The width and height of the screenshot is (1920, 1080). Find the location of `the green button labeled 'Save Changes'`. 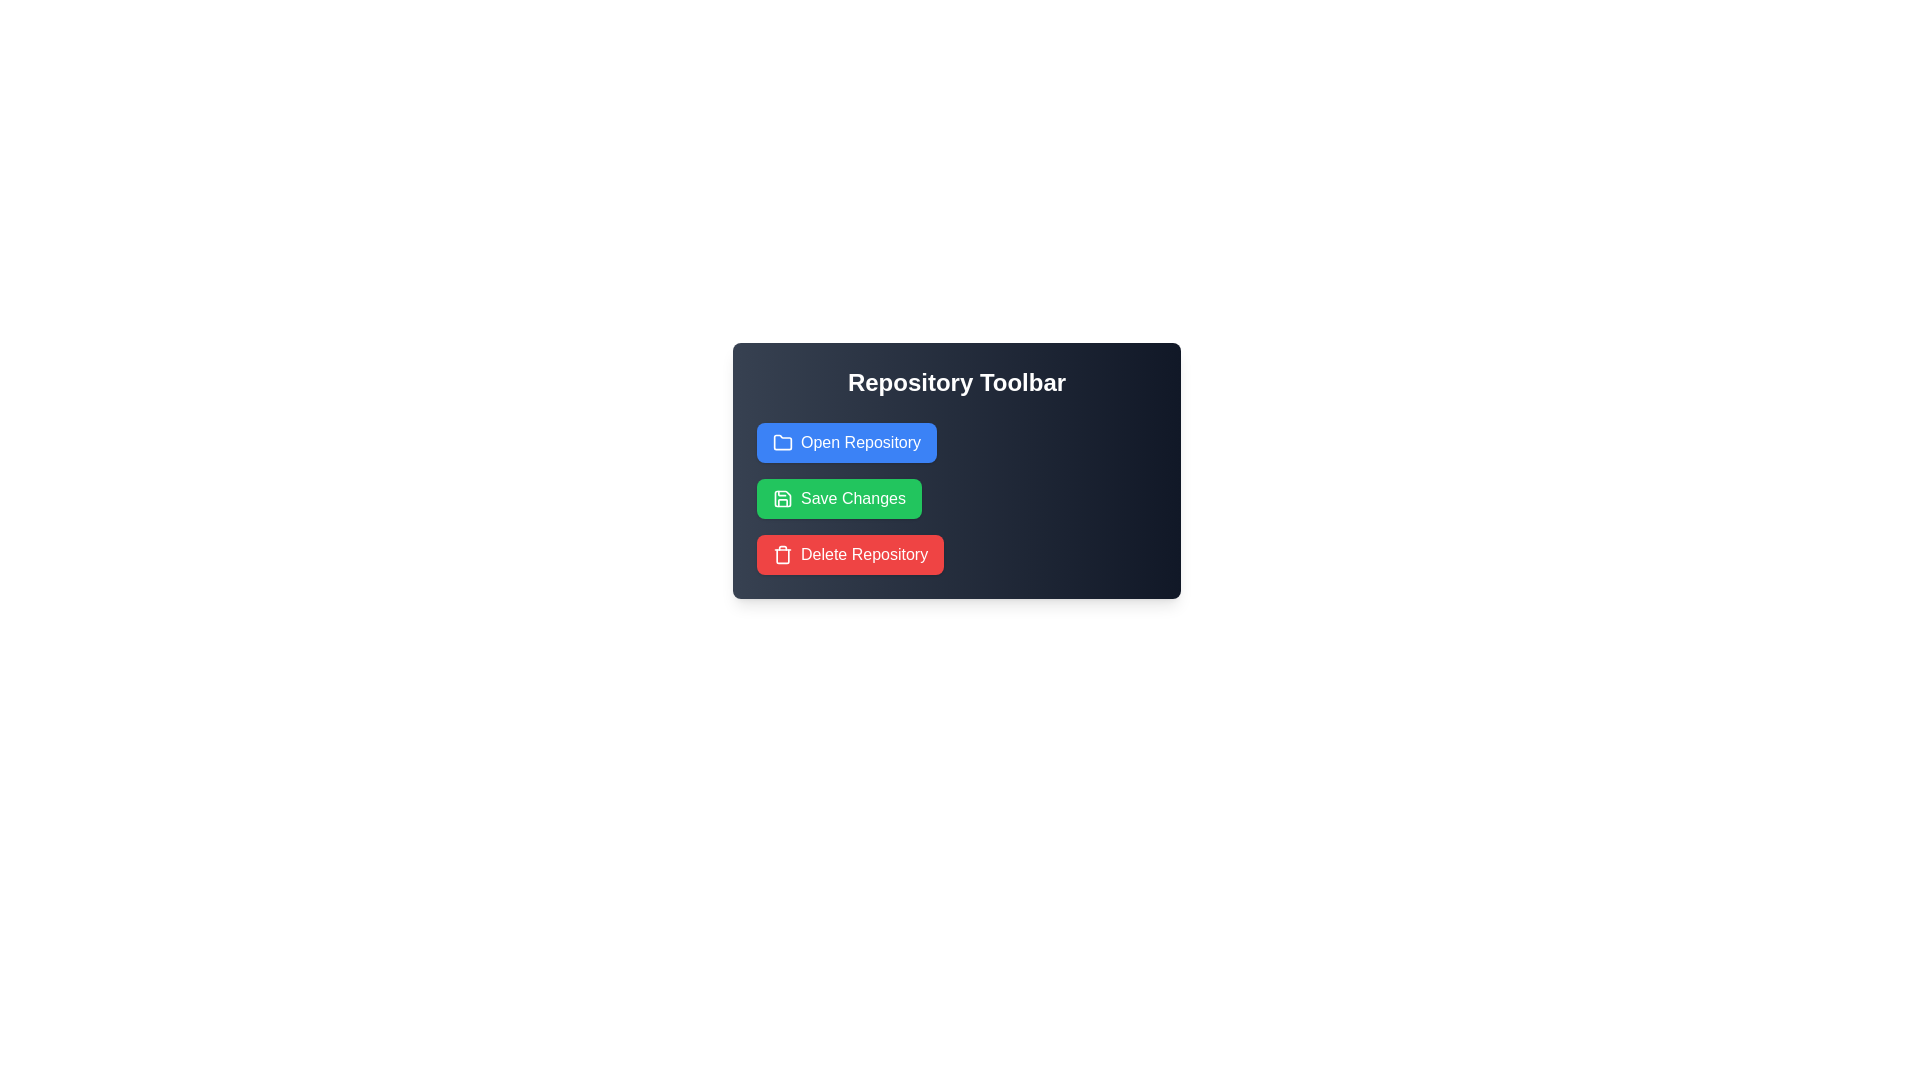

the green button labeled 'Save Changes' is located at coordinates (839, 497).